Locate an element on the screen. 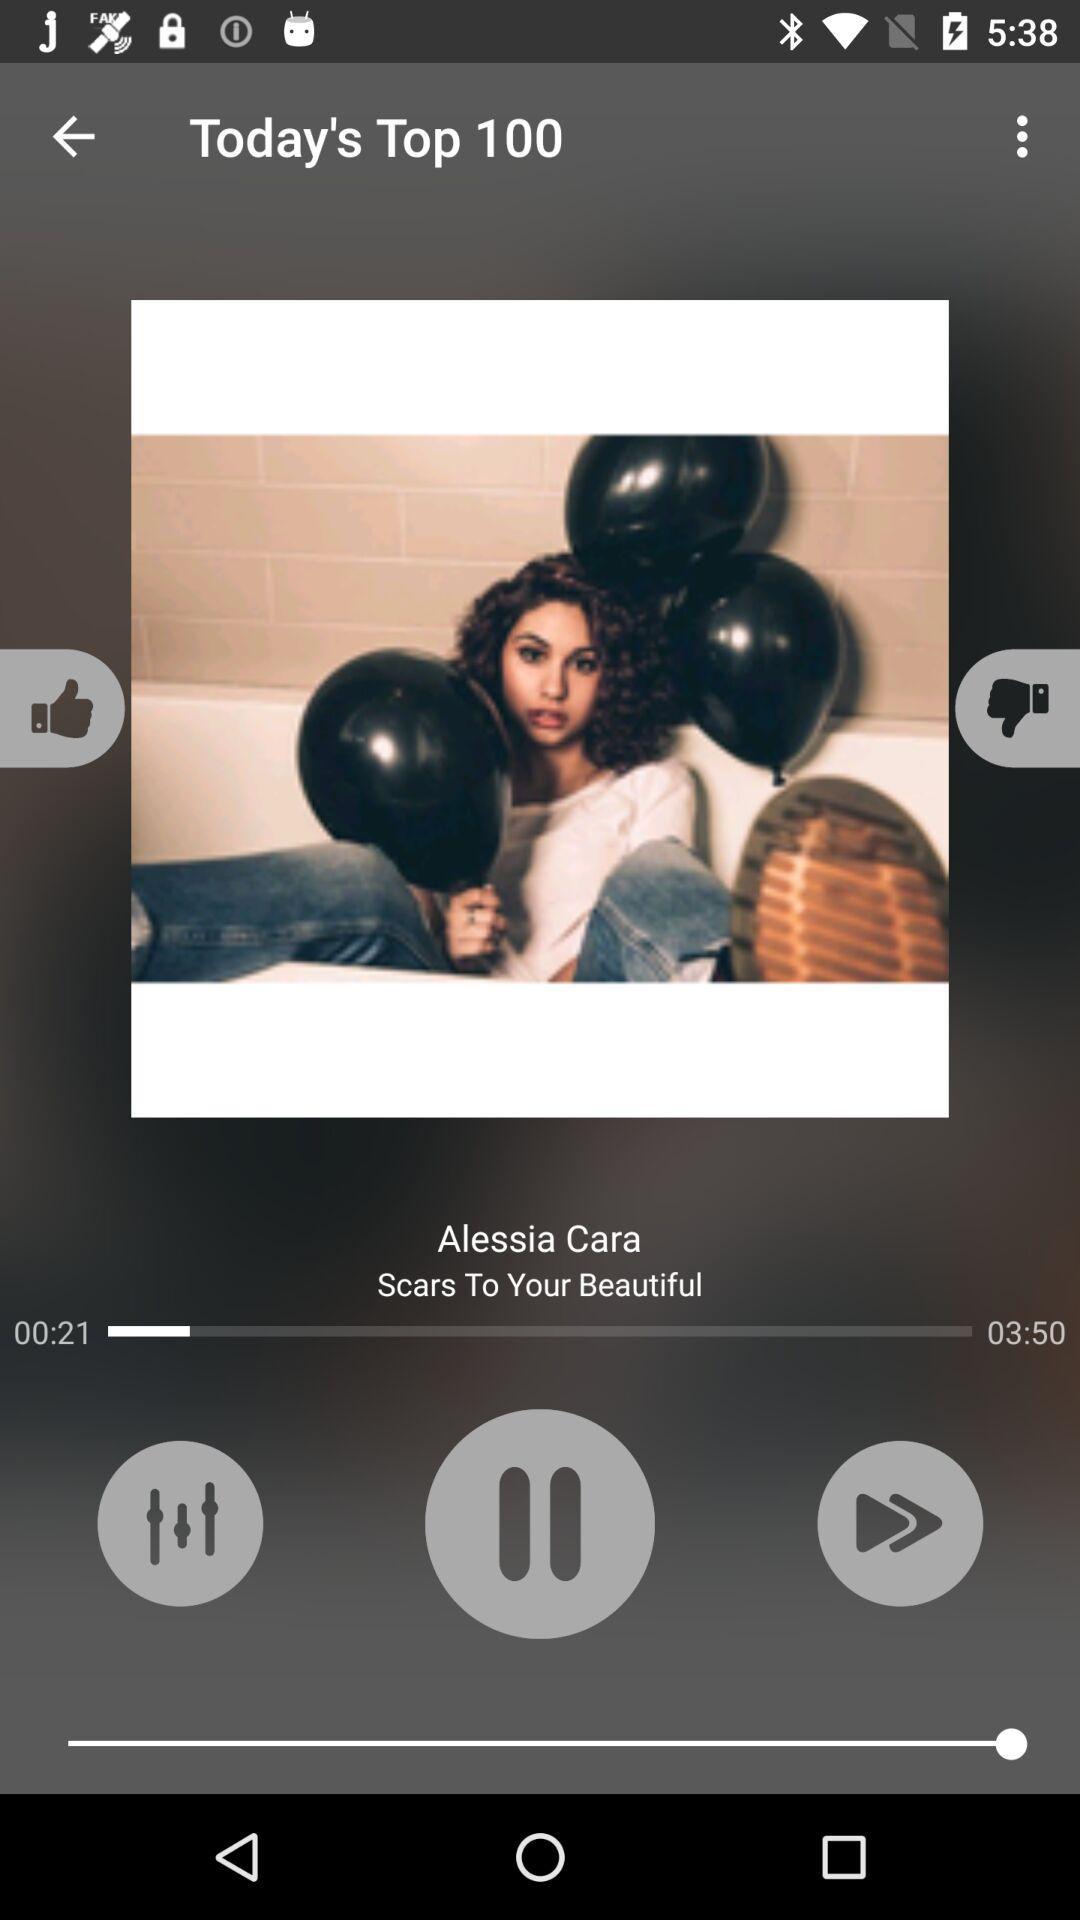 Image resolution: width=1080 pixels, height=1920 pixels. the thumbs_up icon is located at coordinates (64, 708).